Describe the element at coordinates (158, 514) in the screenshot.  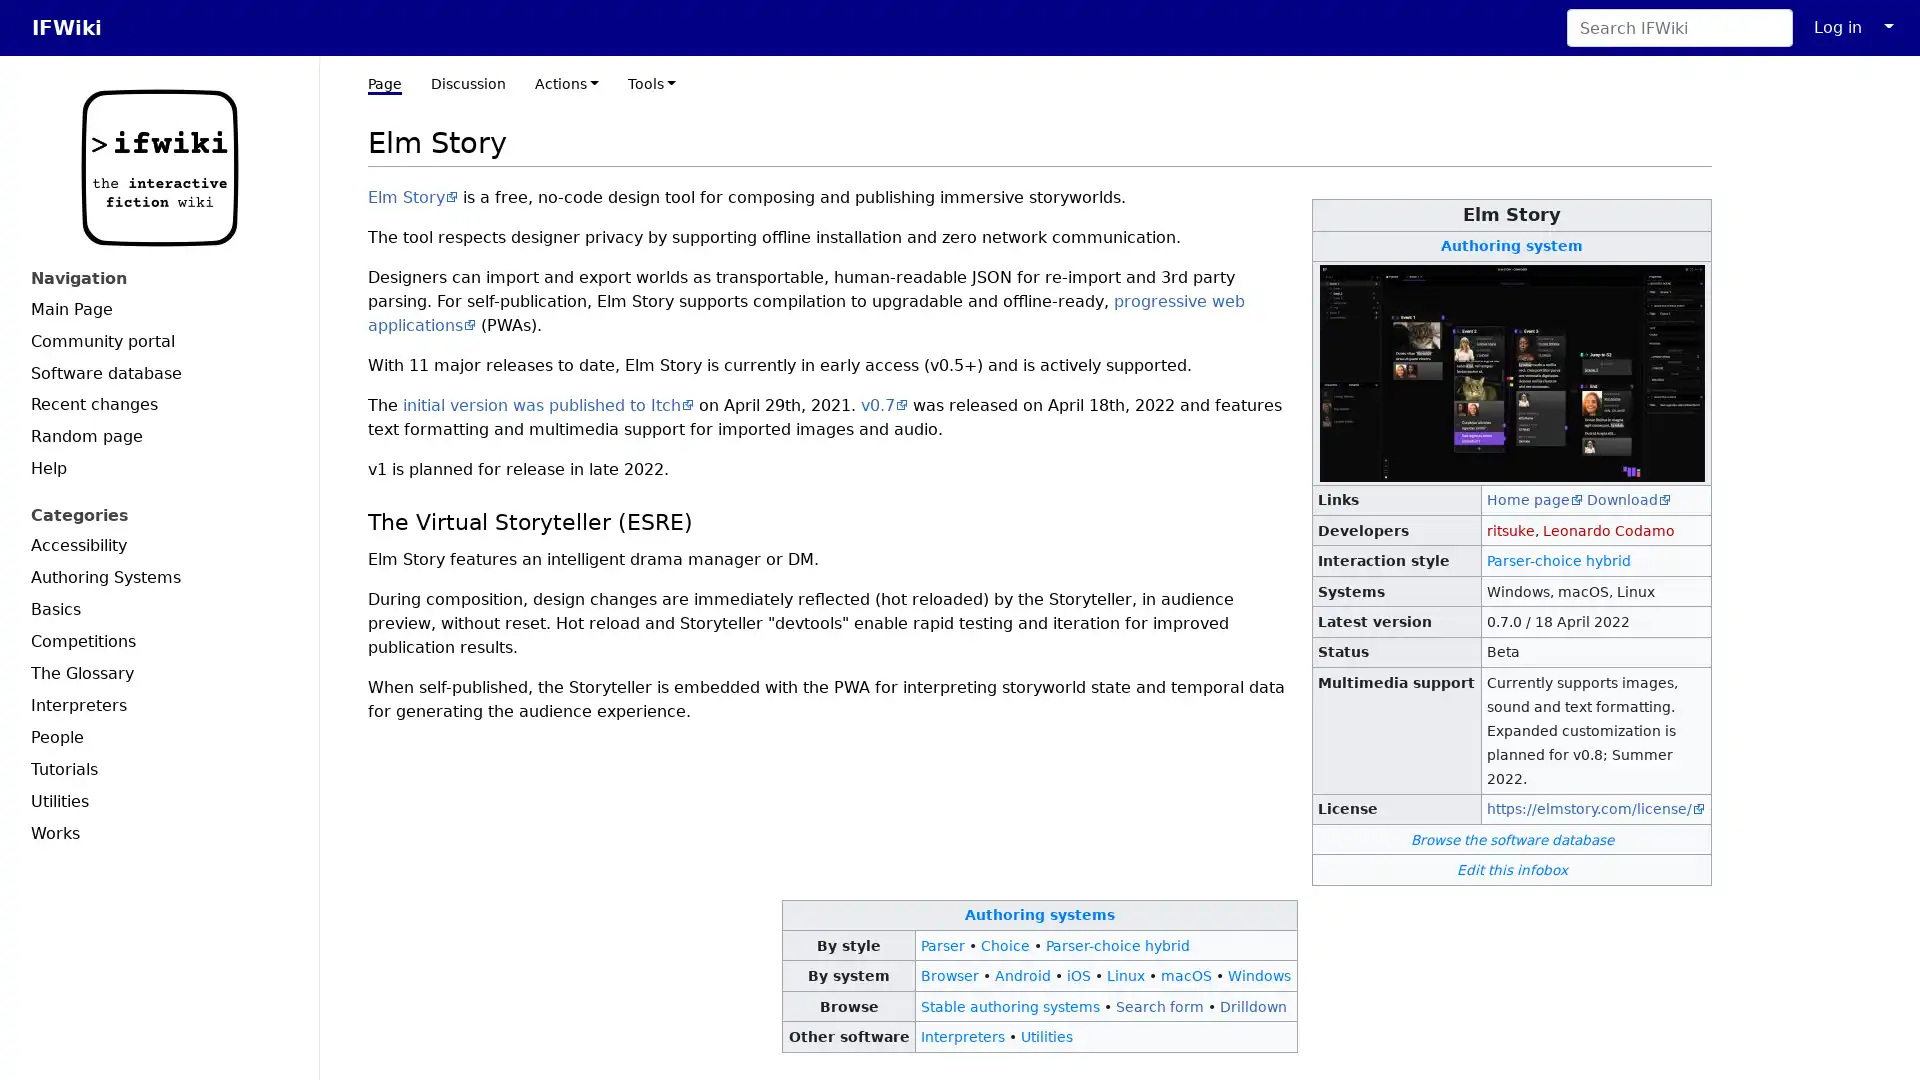
I see `Categories` at that location.